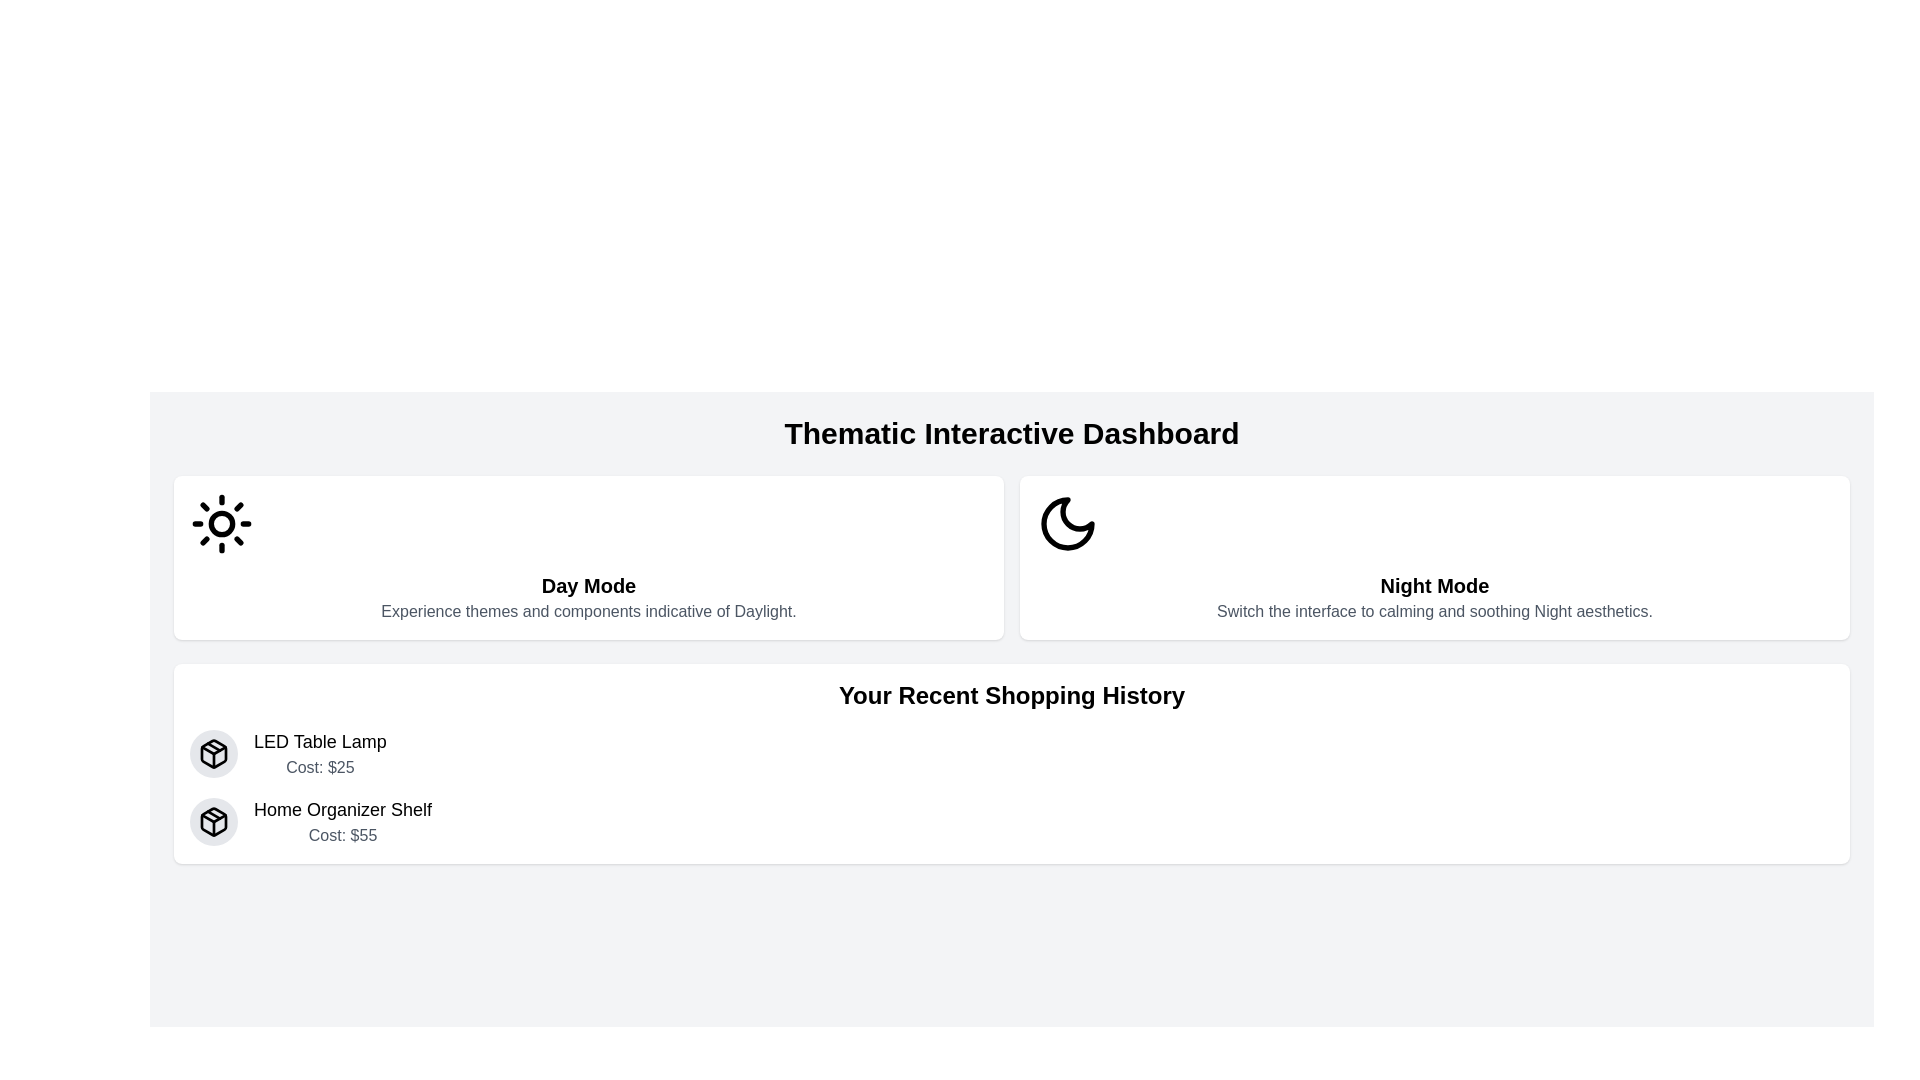  Describe the element at coordinates (1067, 523) in the screenshot. I see `the crescent moon icon, which represents the 'Night Mode' feature` at that location.